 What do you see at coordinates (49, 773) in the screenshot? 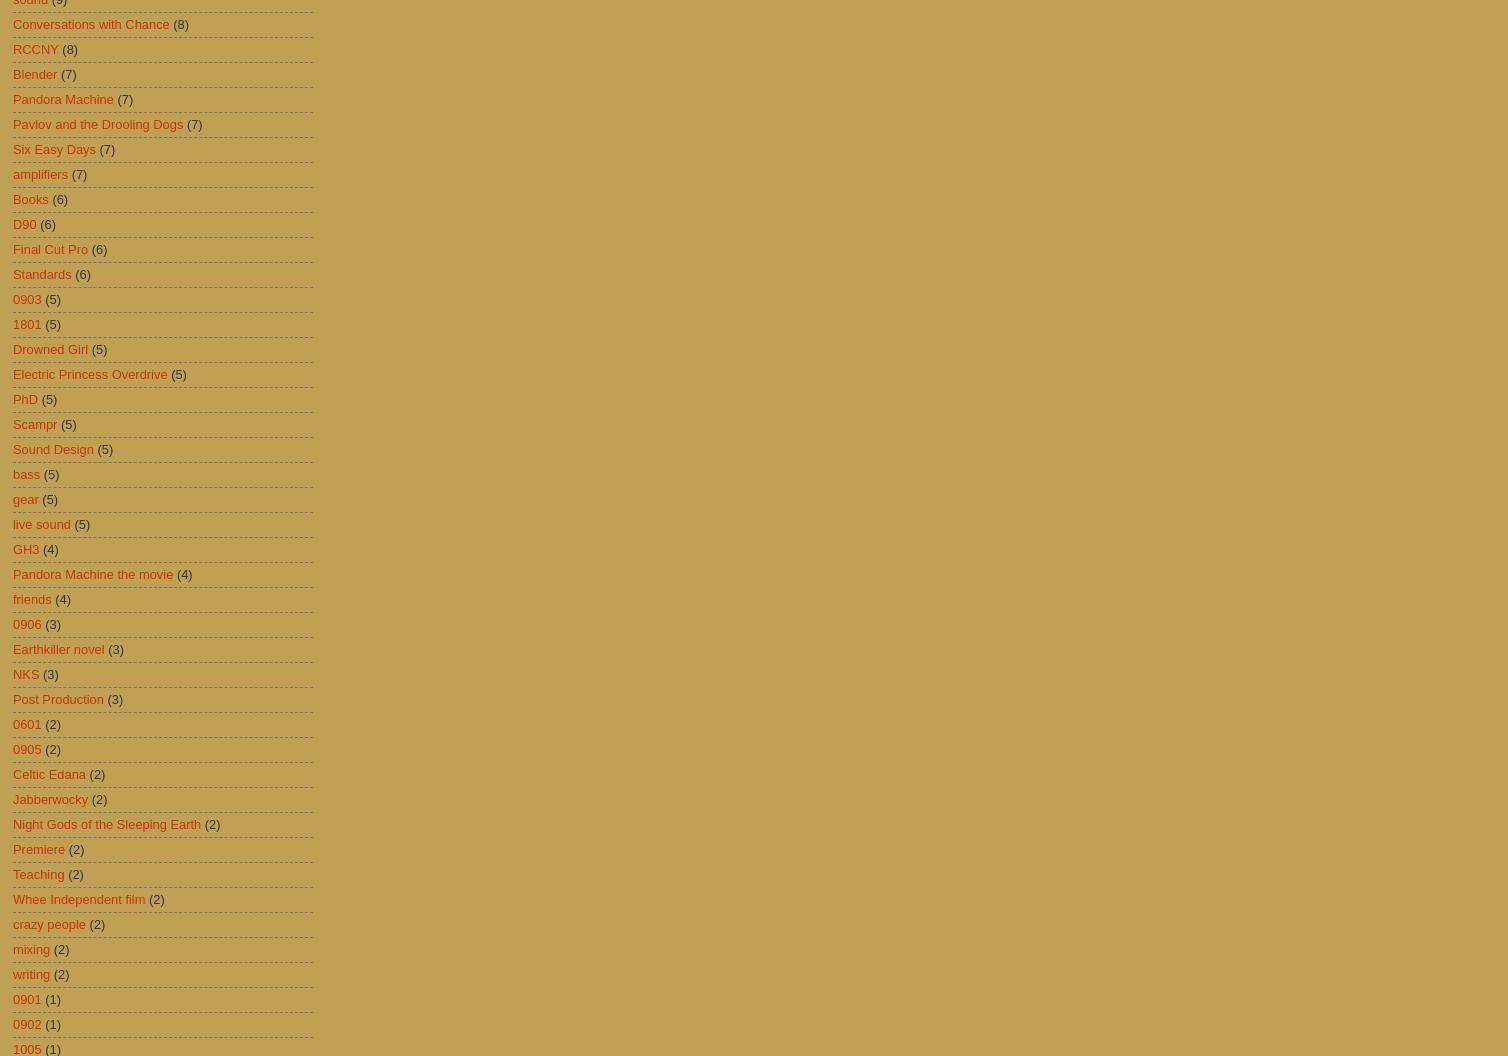
I see `'Celtic Edana'` at bounding box center [49, 773].